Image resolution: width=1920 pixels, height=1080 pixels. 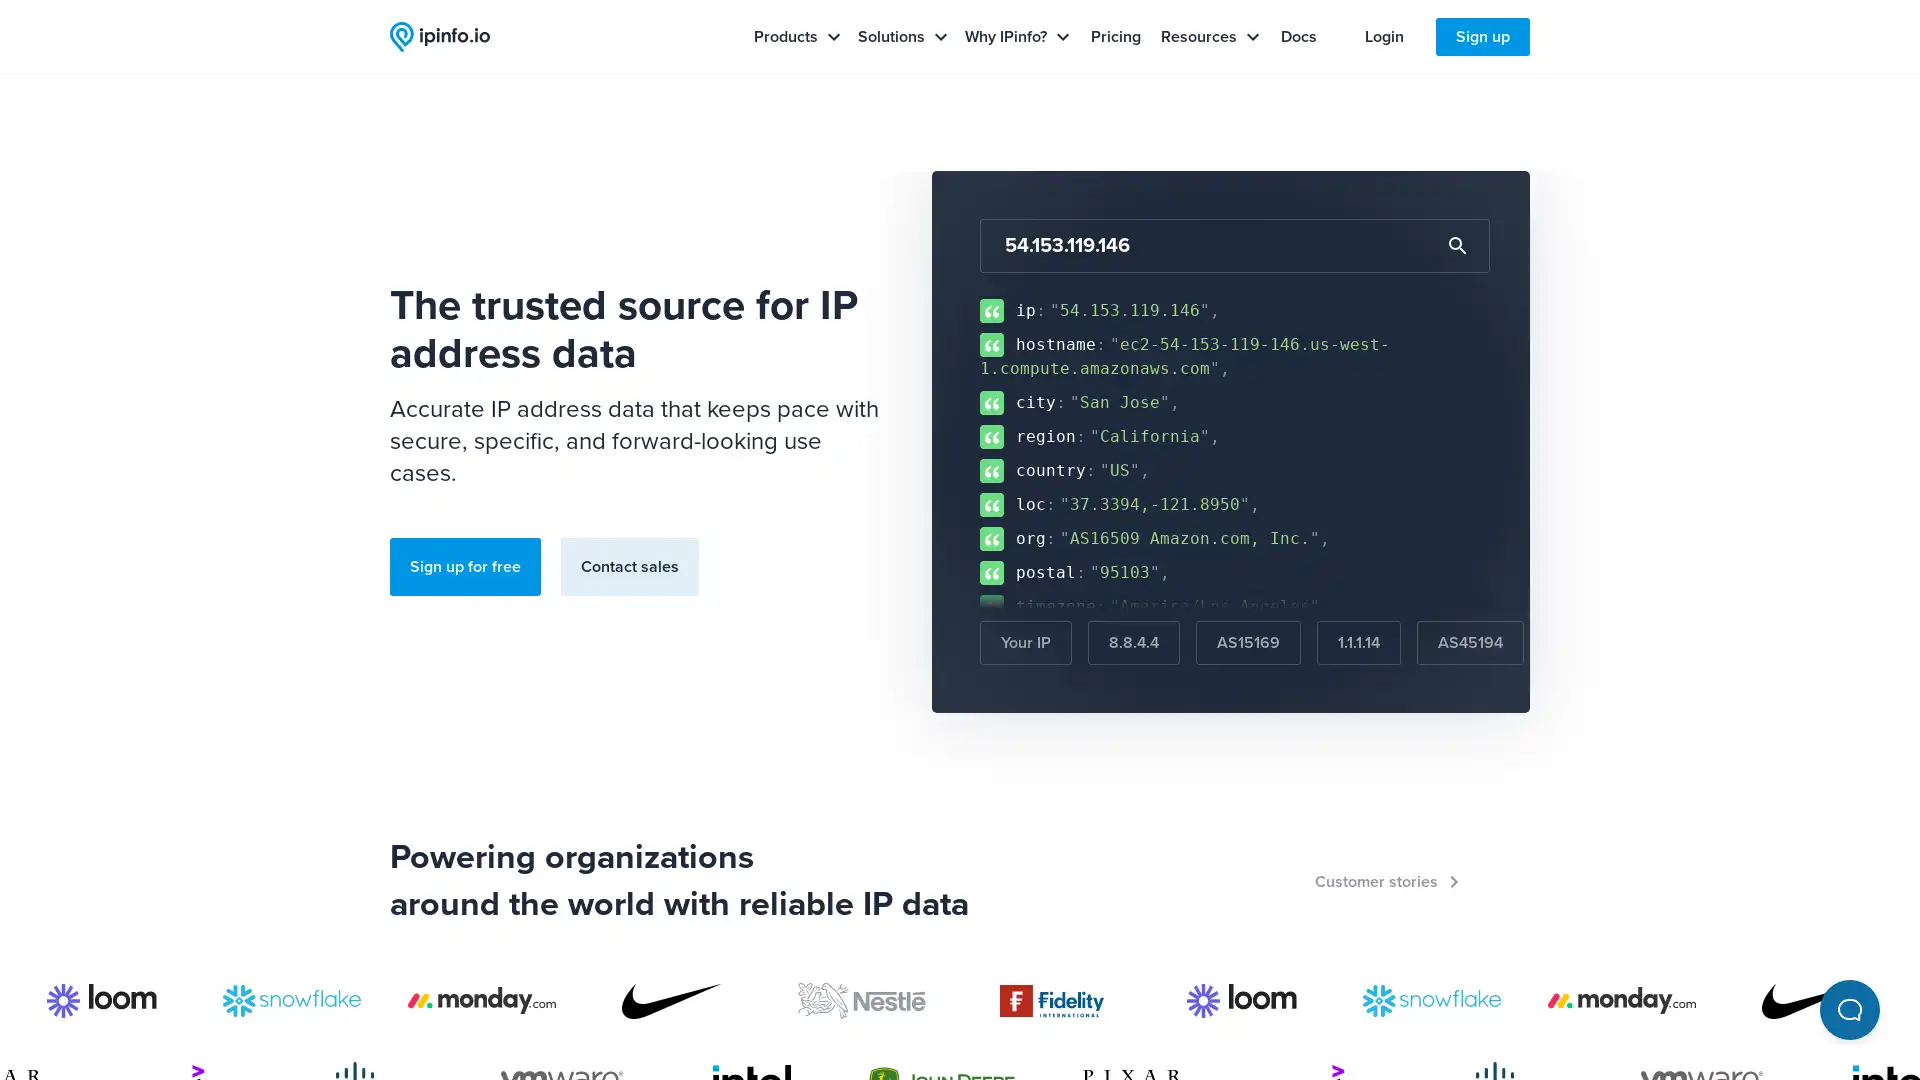 What do you see at coordinates (1848, 1010) in the screenshot?
I see `Load Chat` at bounding box center [1848, 1010].